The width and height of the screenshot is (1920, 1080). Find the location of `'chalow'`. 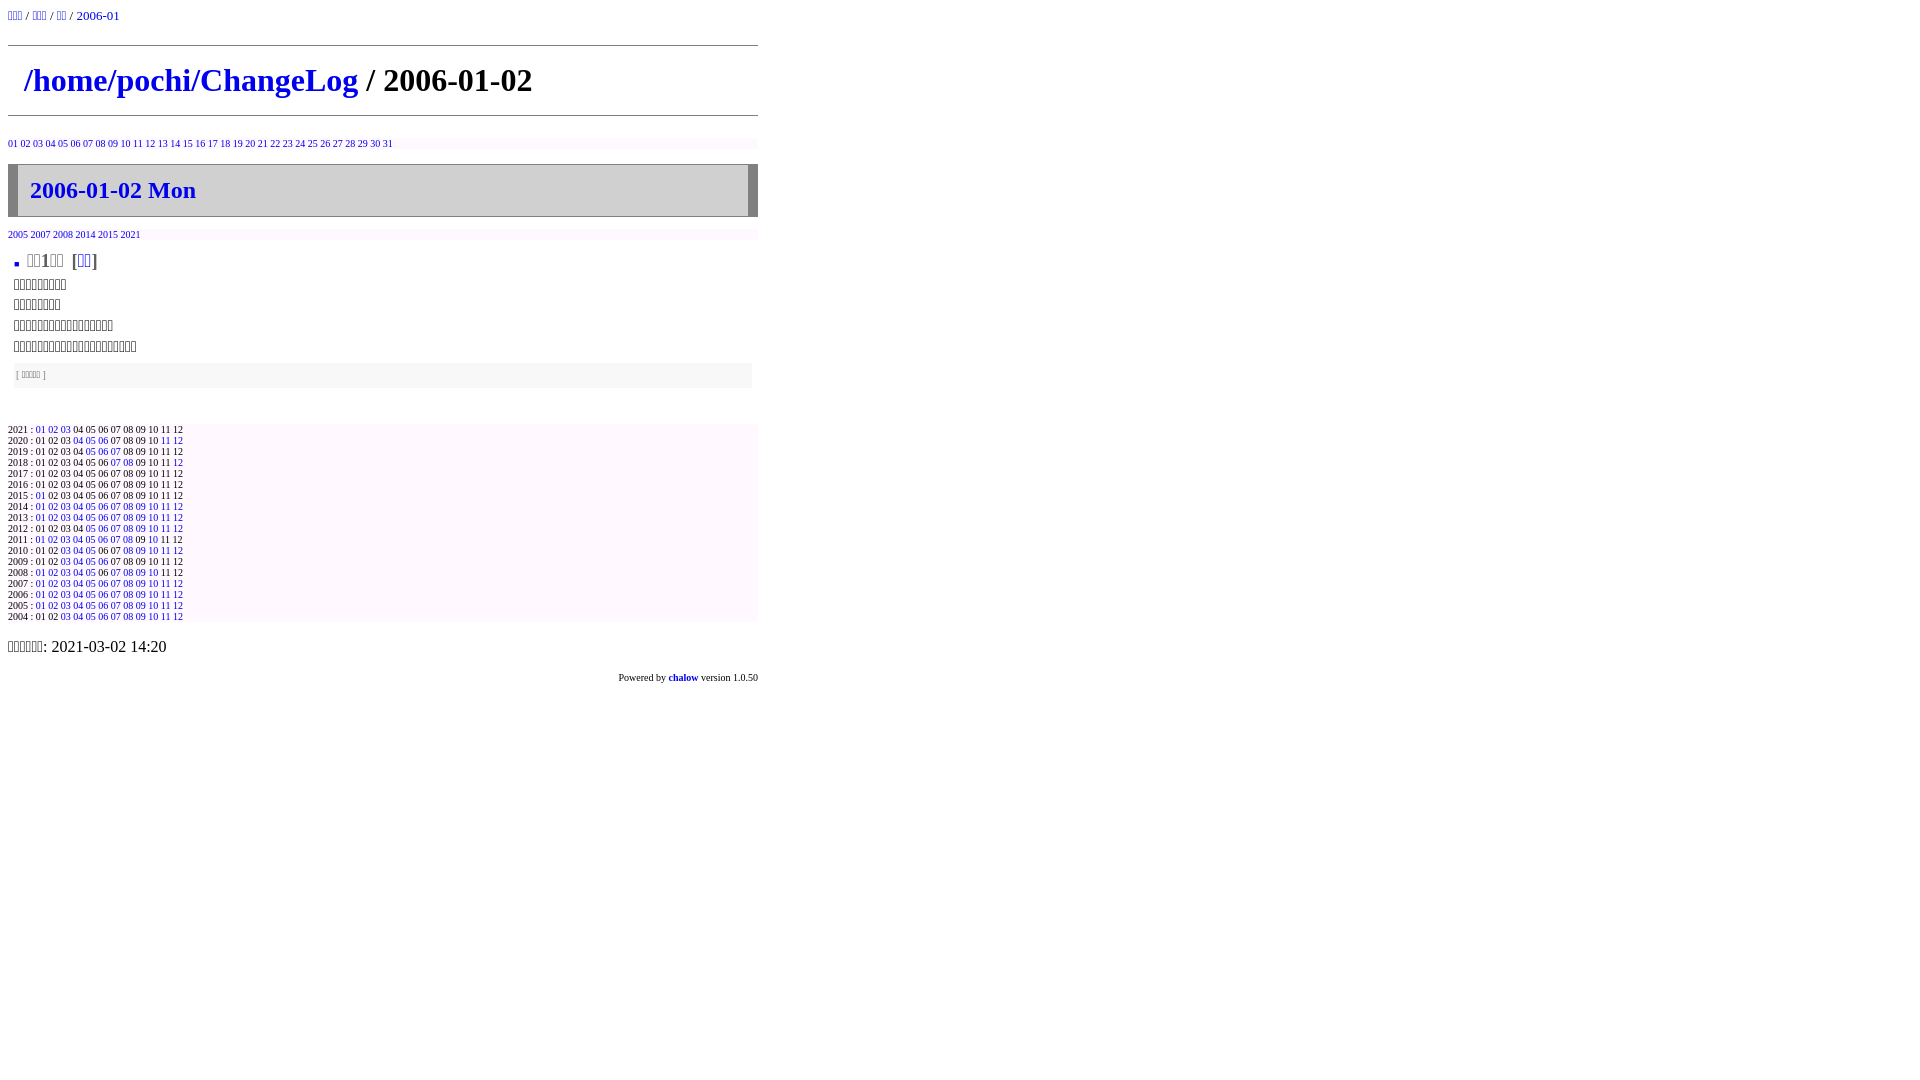

'chalow' is located at coordinates (684, 676).